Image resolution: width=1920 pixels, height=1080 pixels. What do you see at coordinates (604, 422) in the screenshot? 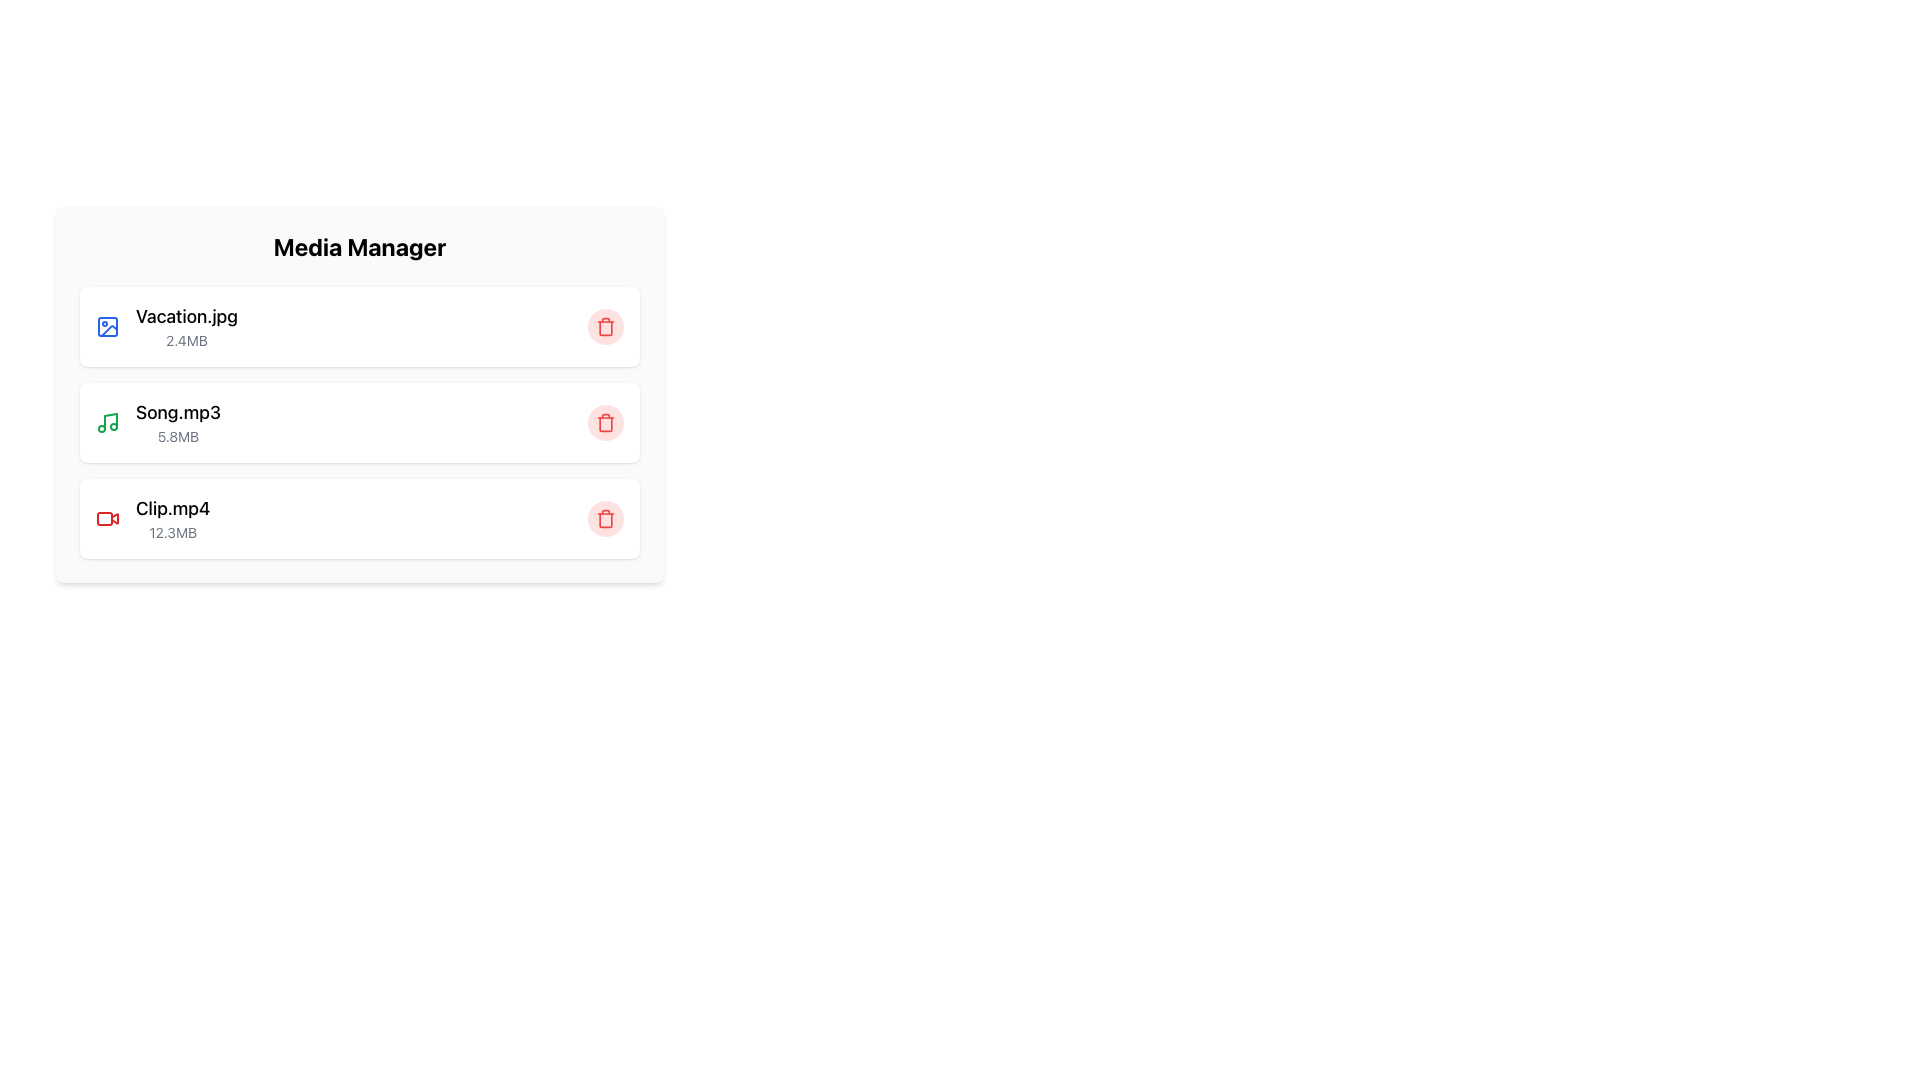
I see `the circular red delete button with a trash bin icon, located at the far right side of the 'Song.mp3' entry row` at bounding box center [604, 422].